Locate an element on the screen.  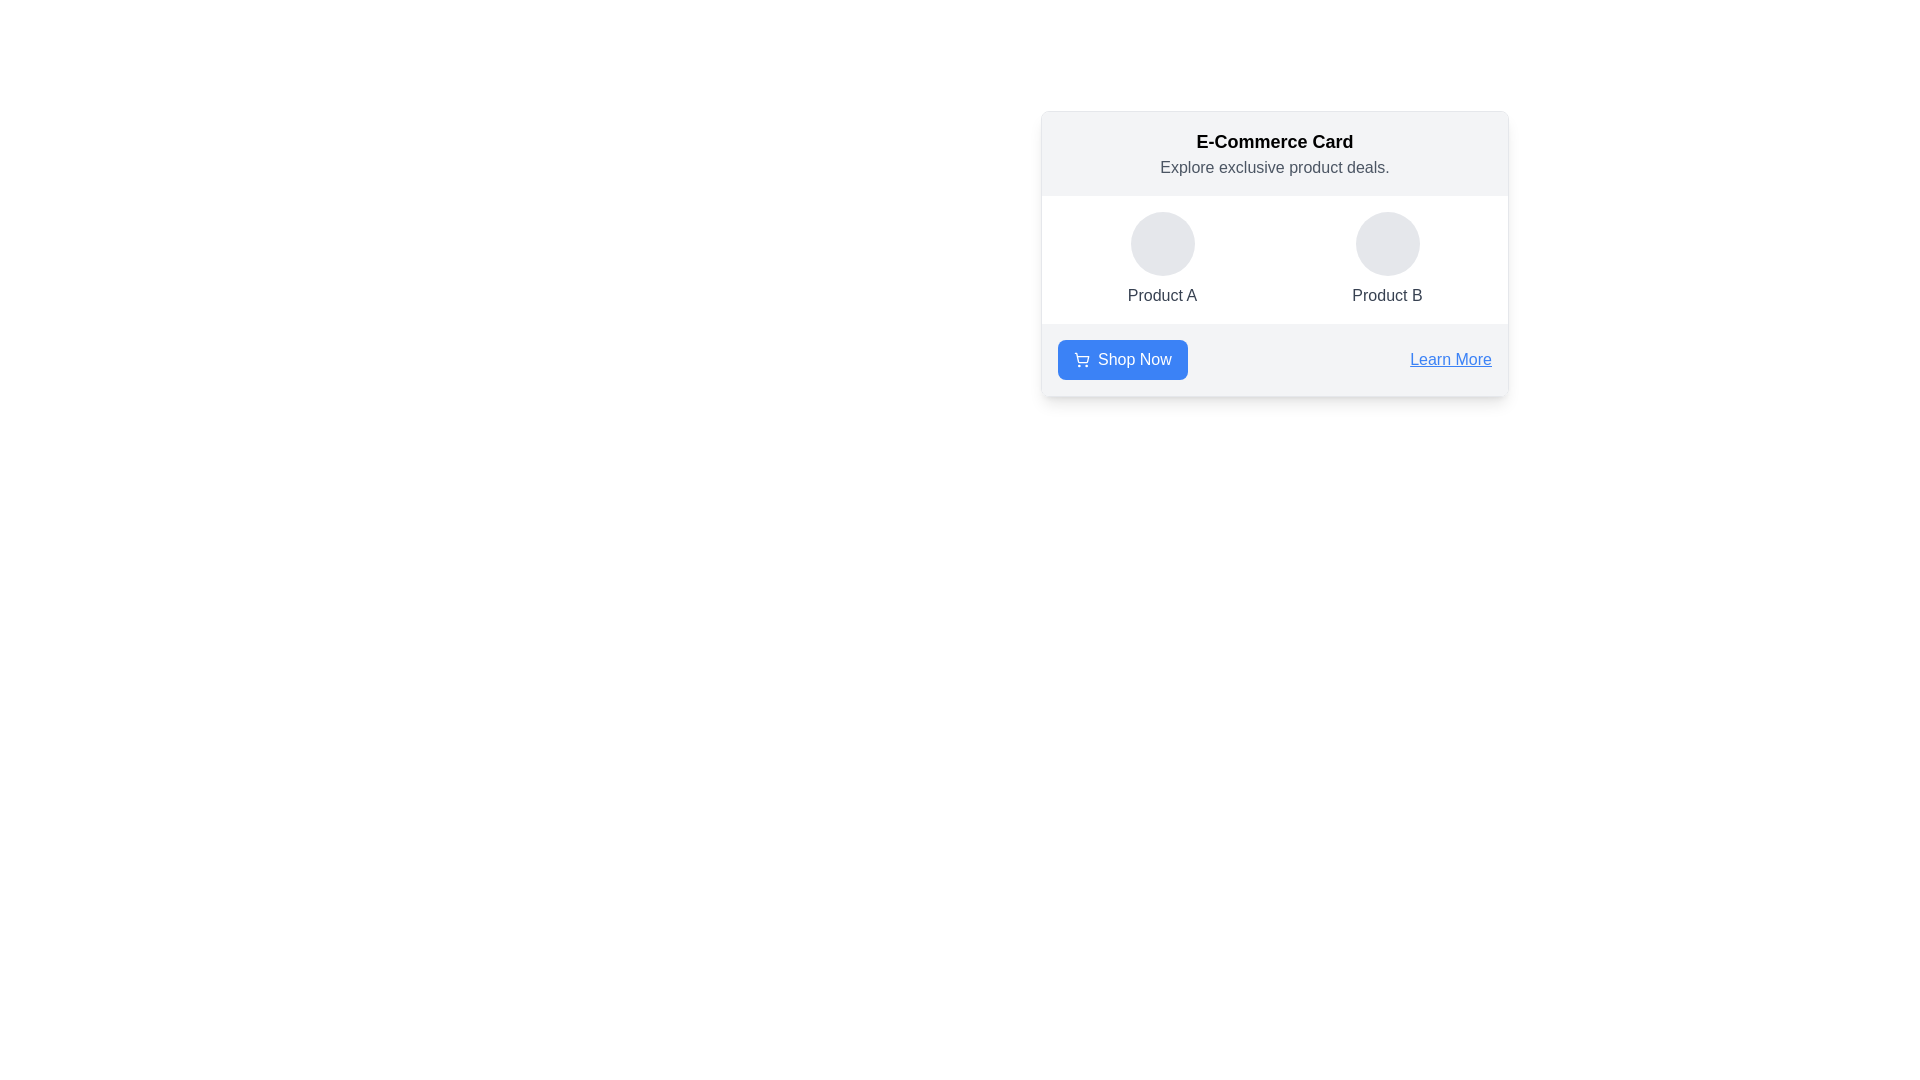
the Text Label that displays the name or label of the item, located in the left section of the card layout, directly below the circular placeholder image is located at coordinates (1162, 296).